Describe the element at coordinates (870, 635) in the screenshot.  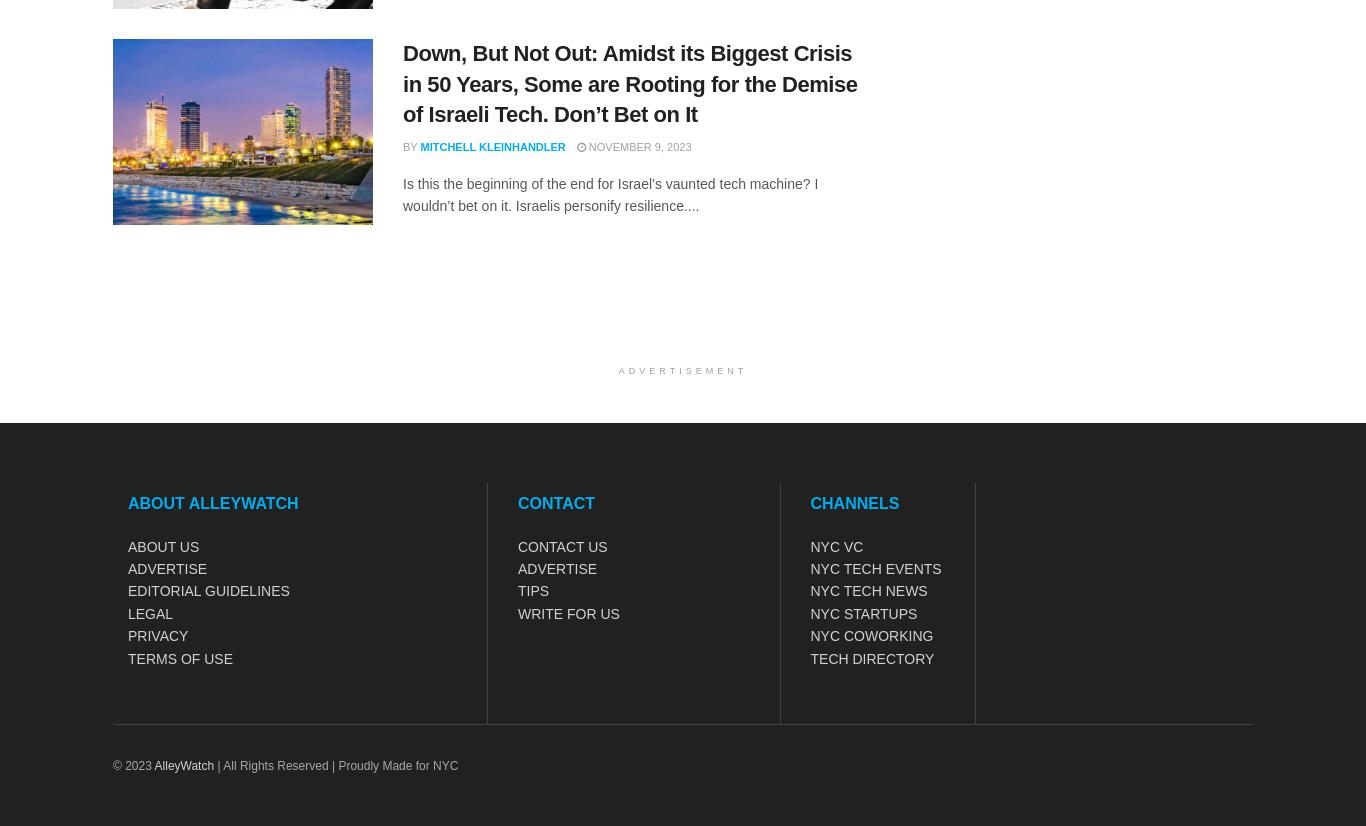
I see `'NYC COWORKING'` at that location.